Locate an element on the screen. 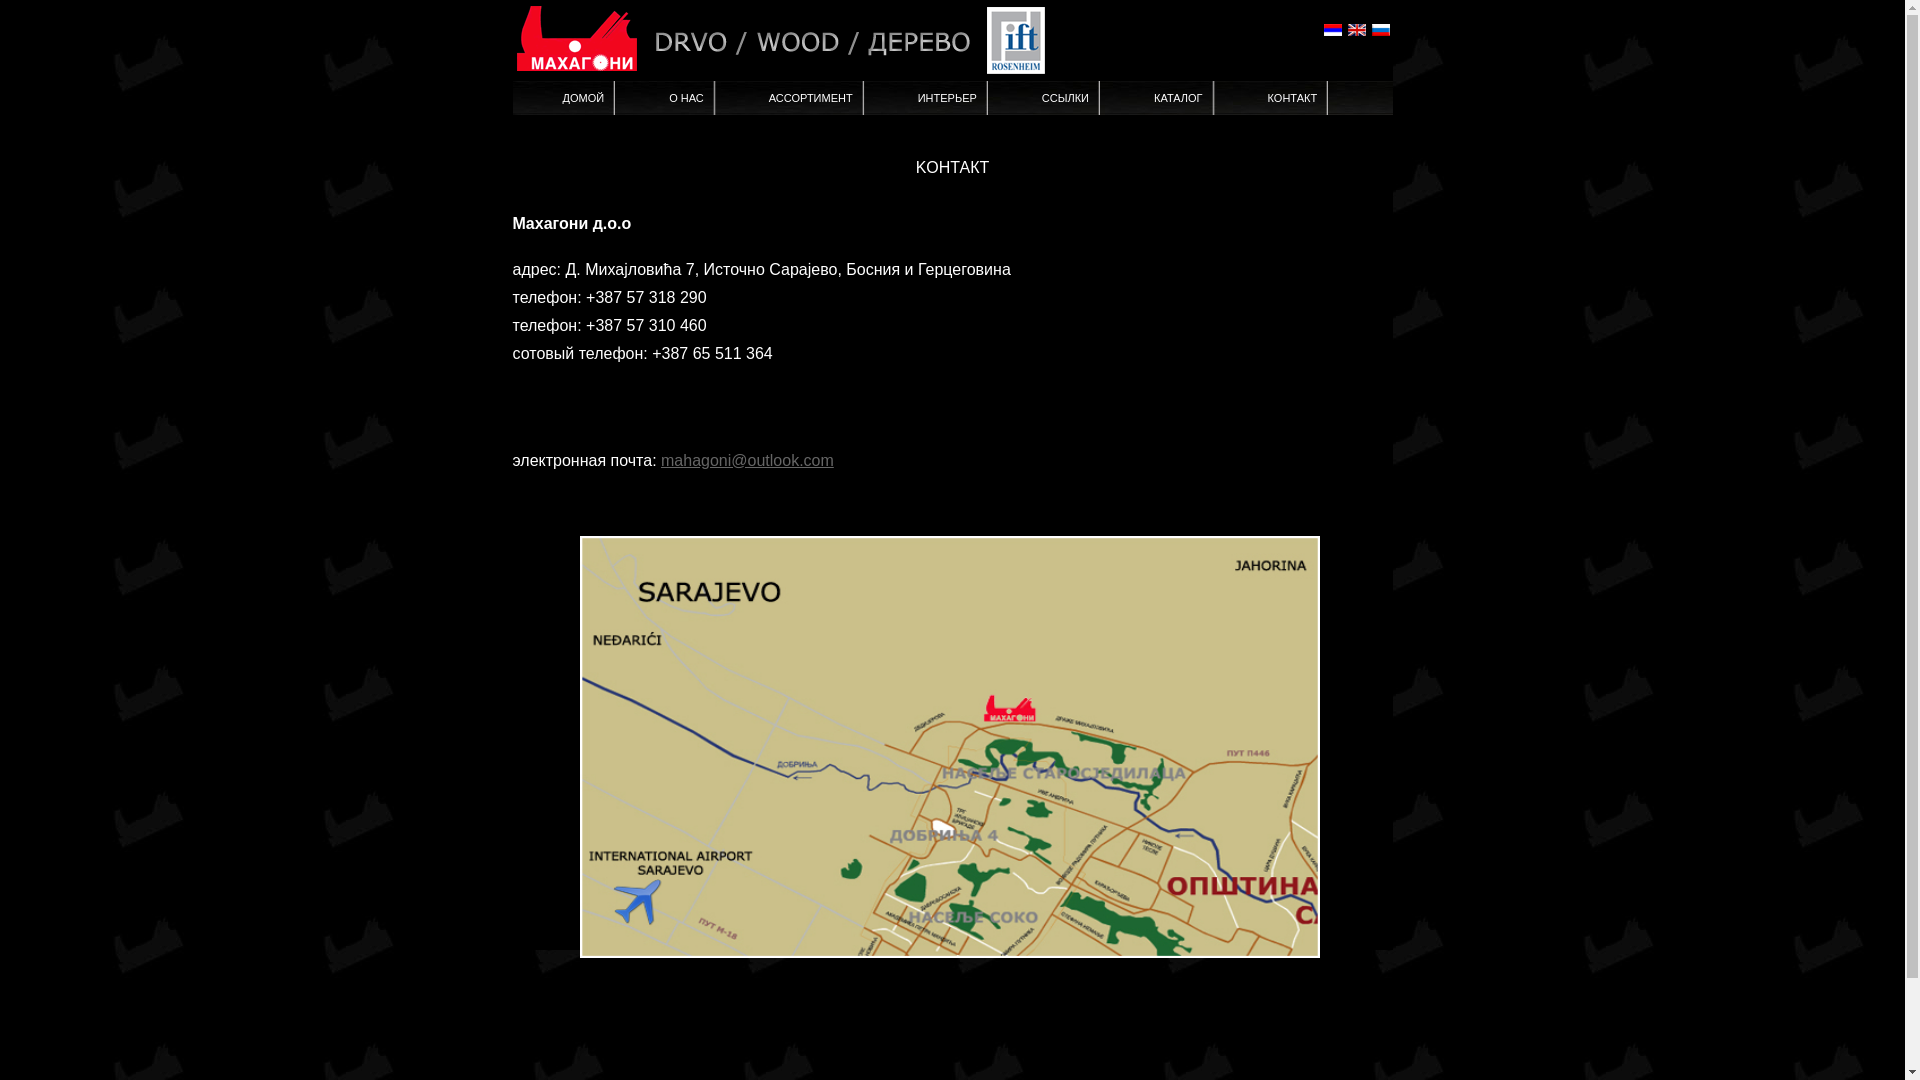 Image resolution: width=1920 pixels, height=1080 pixels. 'Serbian' is located at coordinates (1332, 30).